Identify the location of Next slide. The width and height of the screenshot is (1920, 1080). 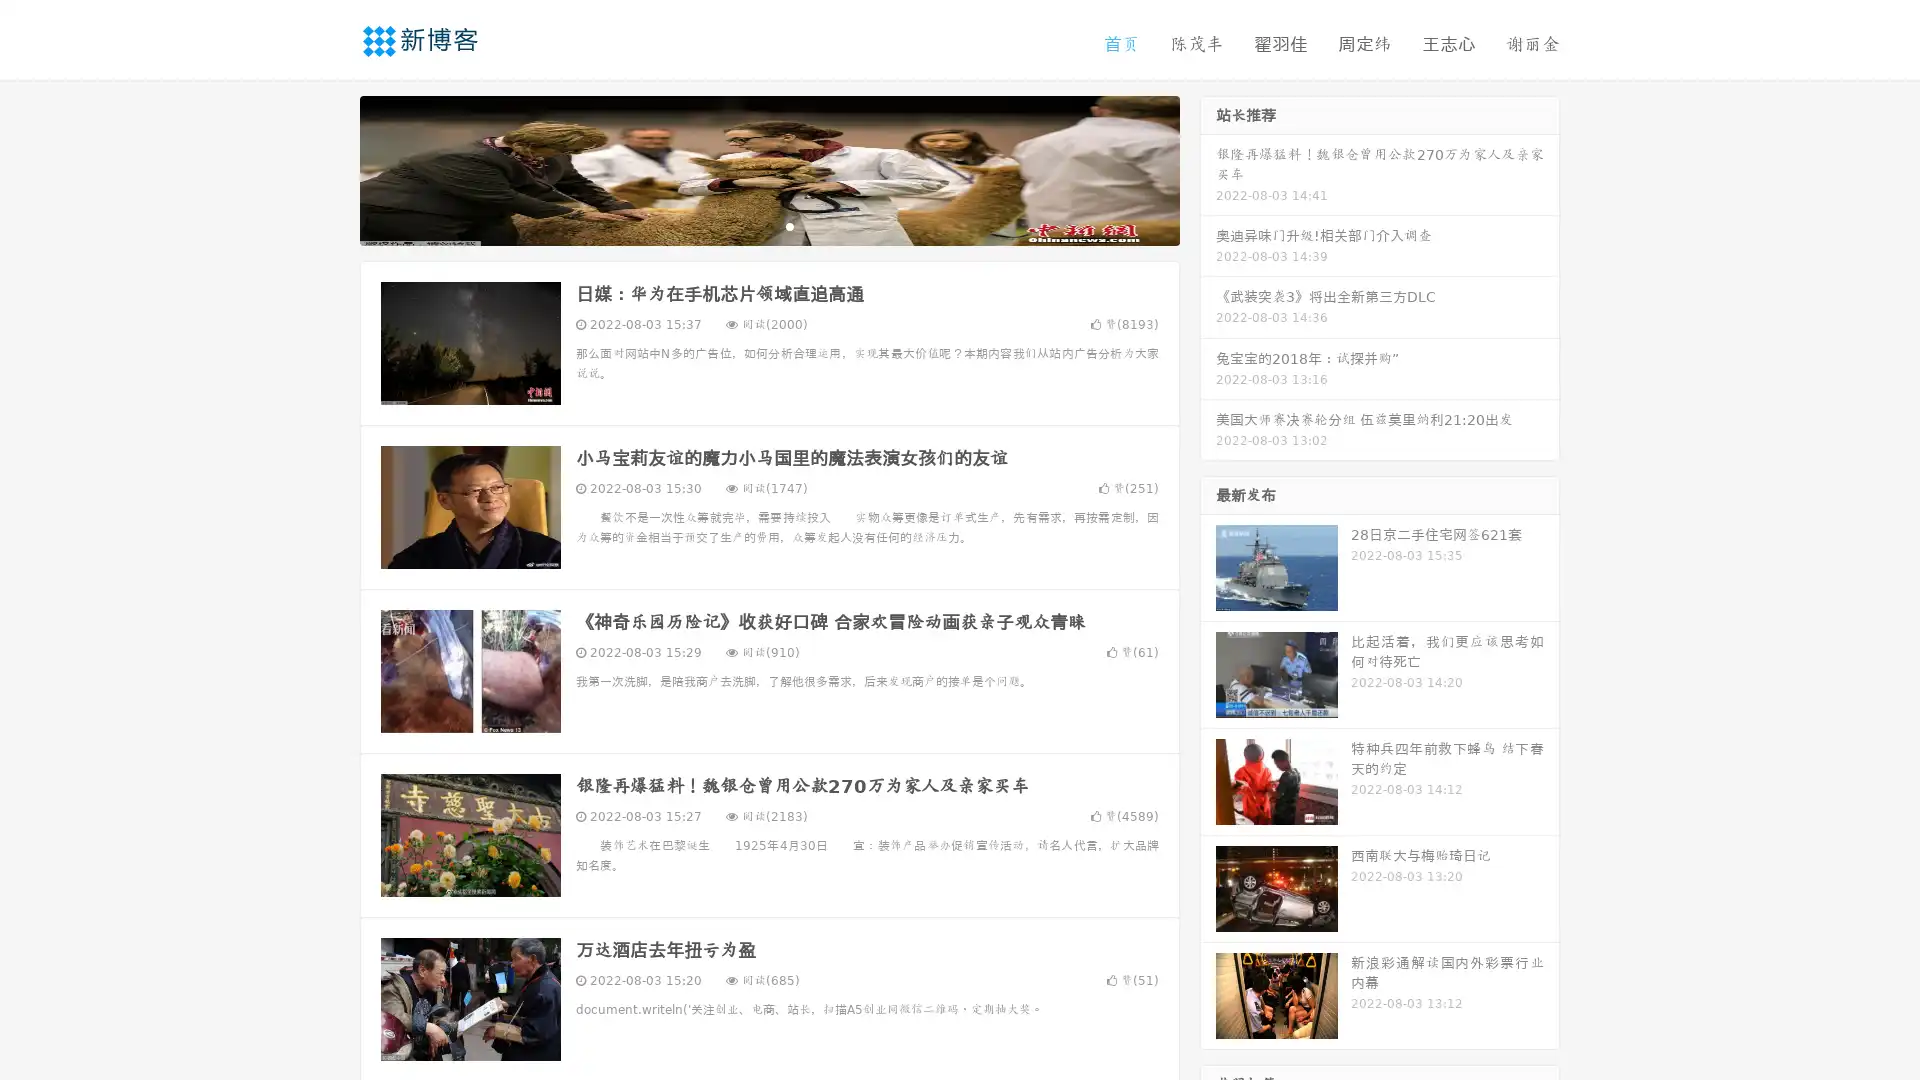
(1208, 168).